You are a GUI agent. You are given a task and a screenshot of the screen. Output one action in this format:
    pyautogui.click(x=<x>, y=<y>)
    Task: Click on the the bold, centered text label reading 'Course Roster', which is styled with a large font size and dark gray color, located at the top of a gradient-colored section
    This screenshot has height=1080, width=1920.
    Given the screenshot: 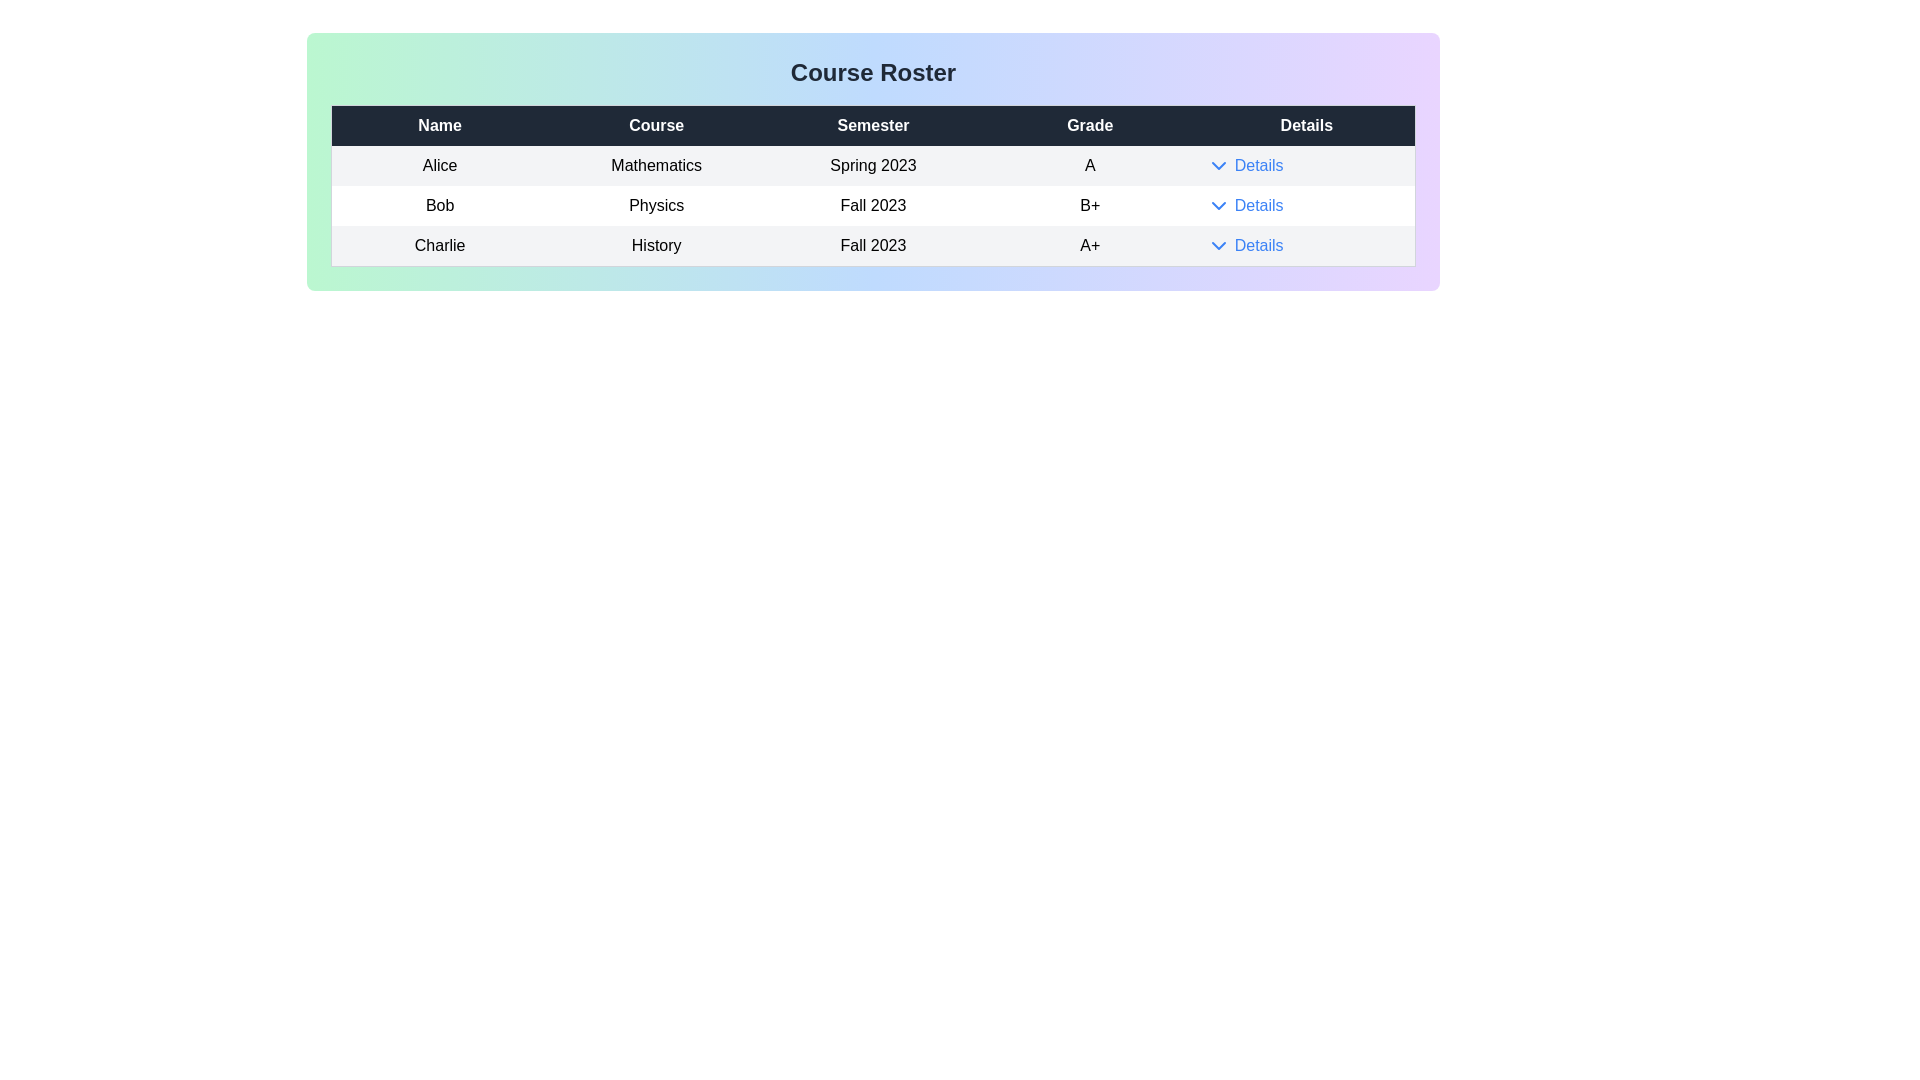 What is the action you would take?
    pyautogui.click(x=873, y=72)
    